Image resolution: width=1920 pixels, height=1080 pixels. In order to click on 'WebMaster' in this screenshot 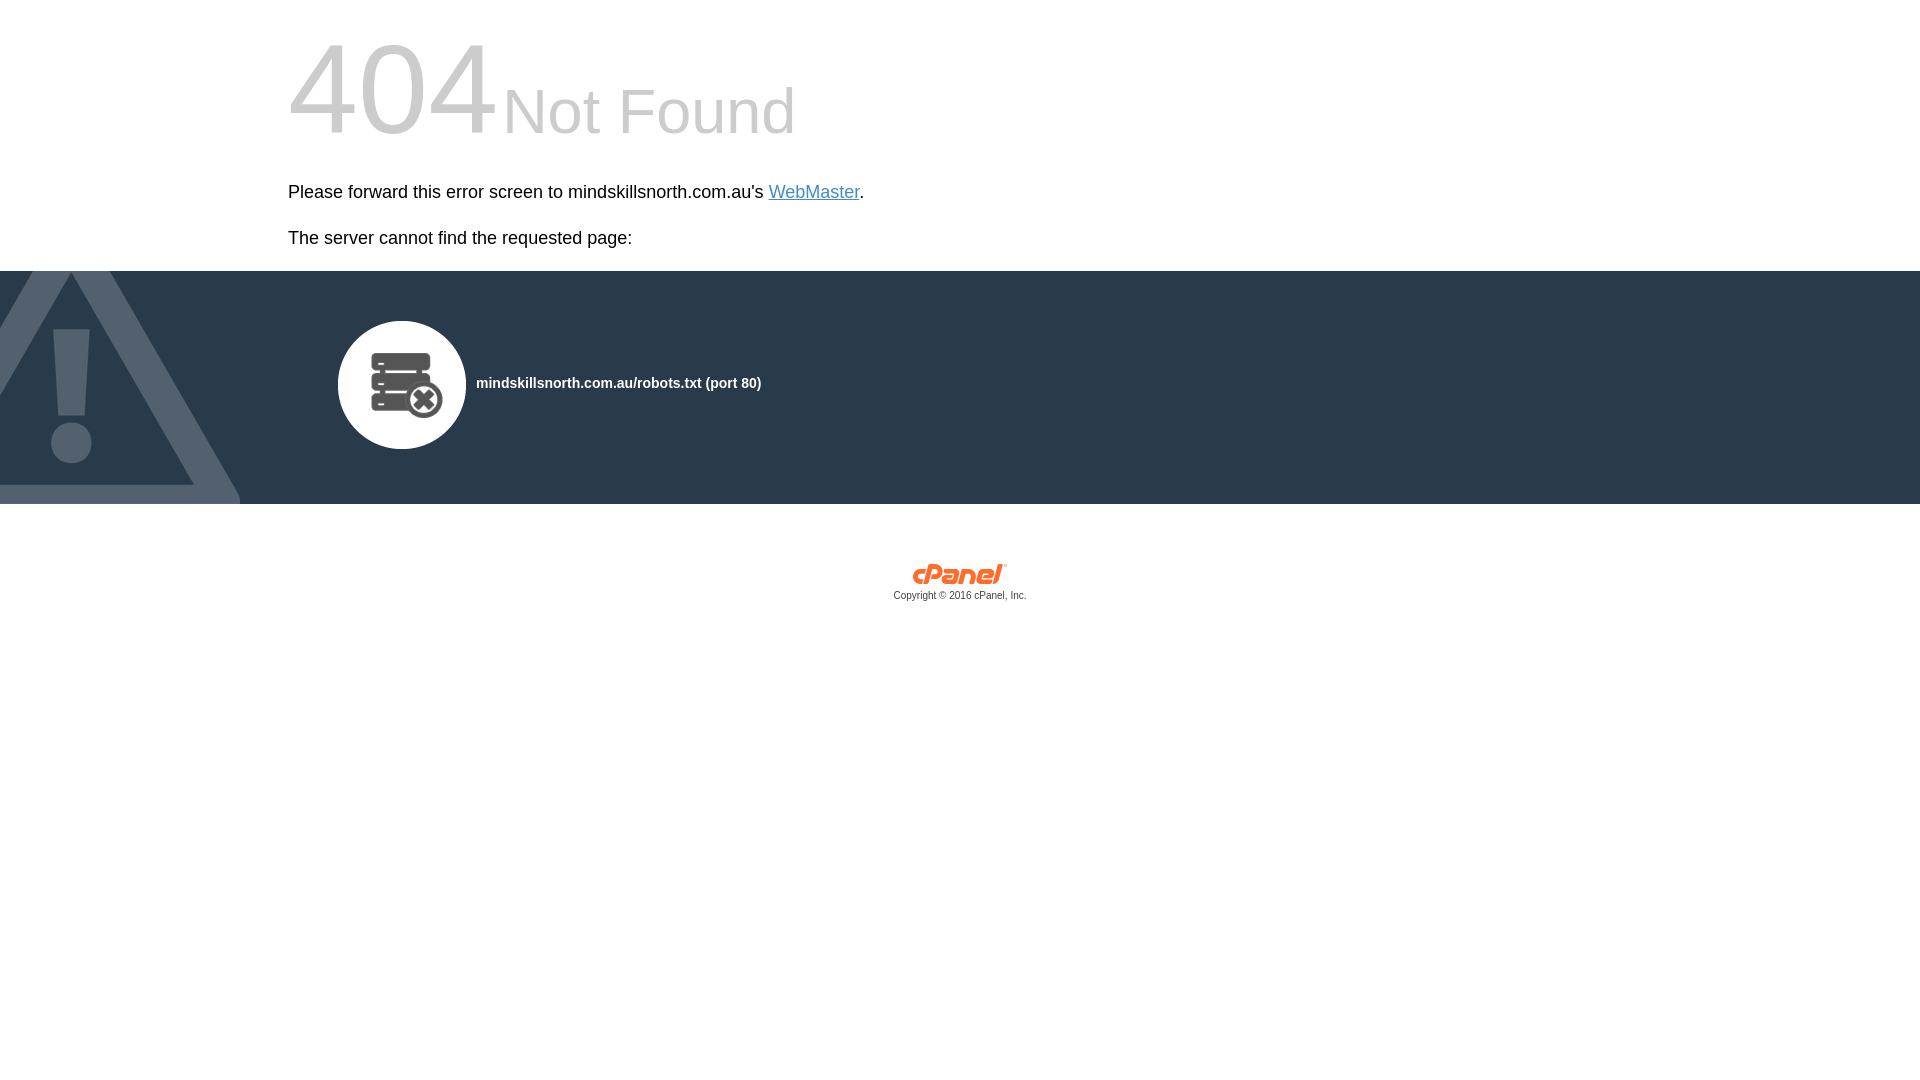, I will do `click(767, 192)`.